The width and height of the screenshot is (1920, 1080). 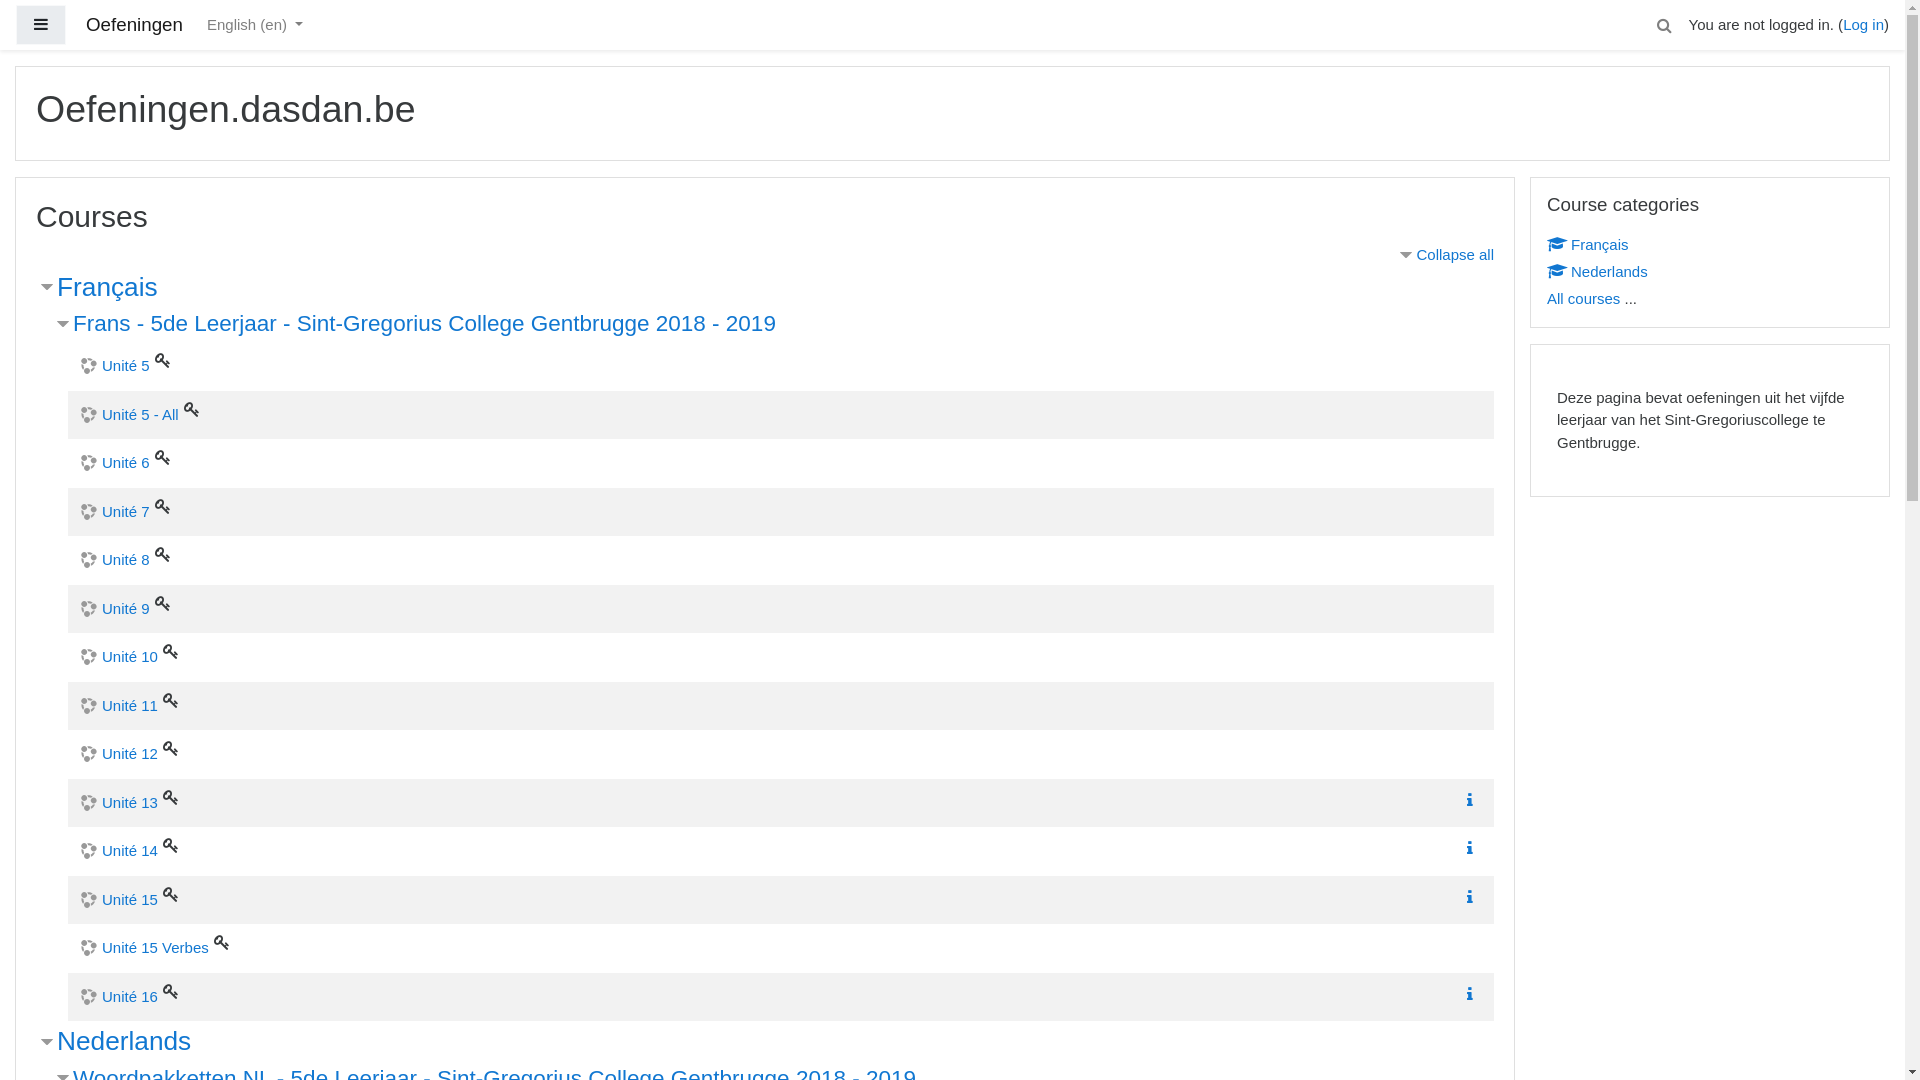 What do you see at coordinates (1656, 24) in the screenshot?
I see `'Search'` at bounding box center [1656, 24].